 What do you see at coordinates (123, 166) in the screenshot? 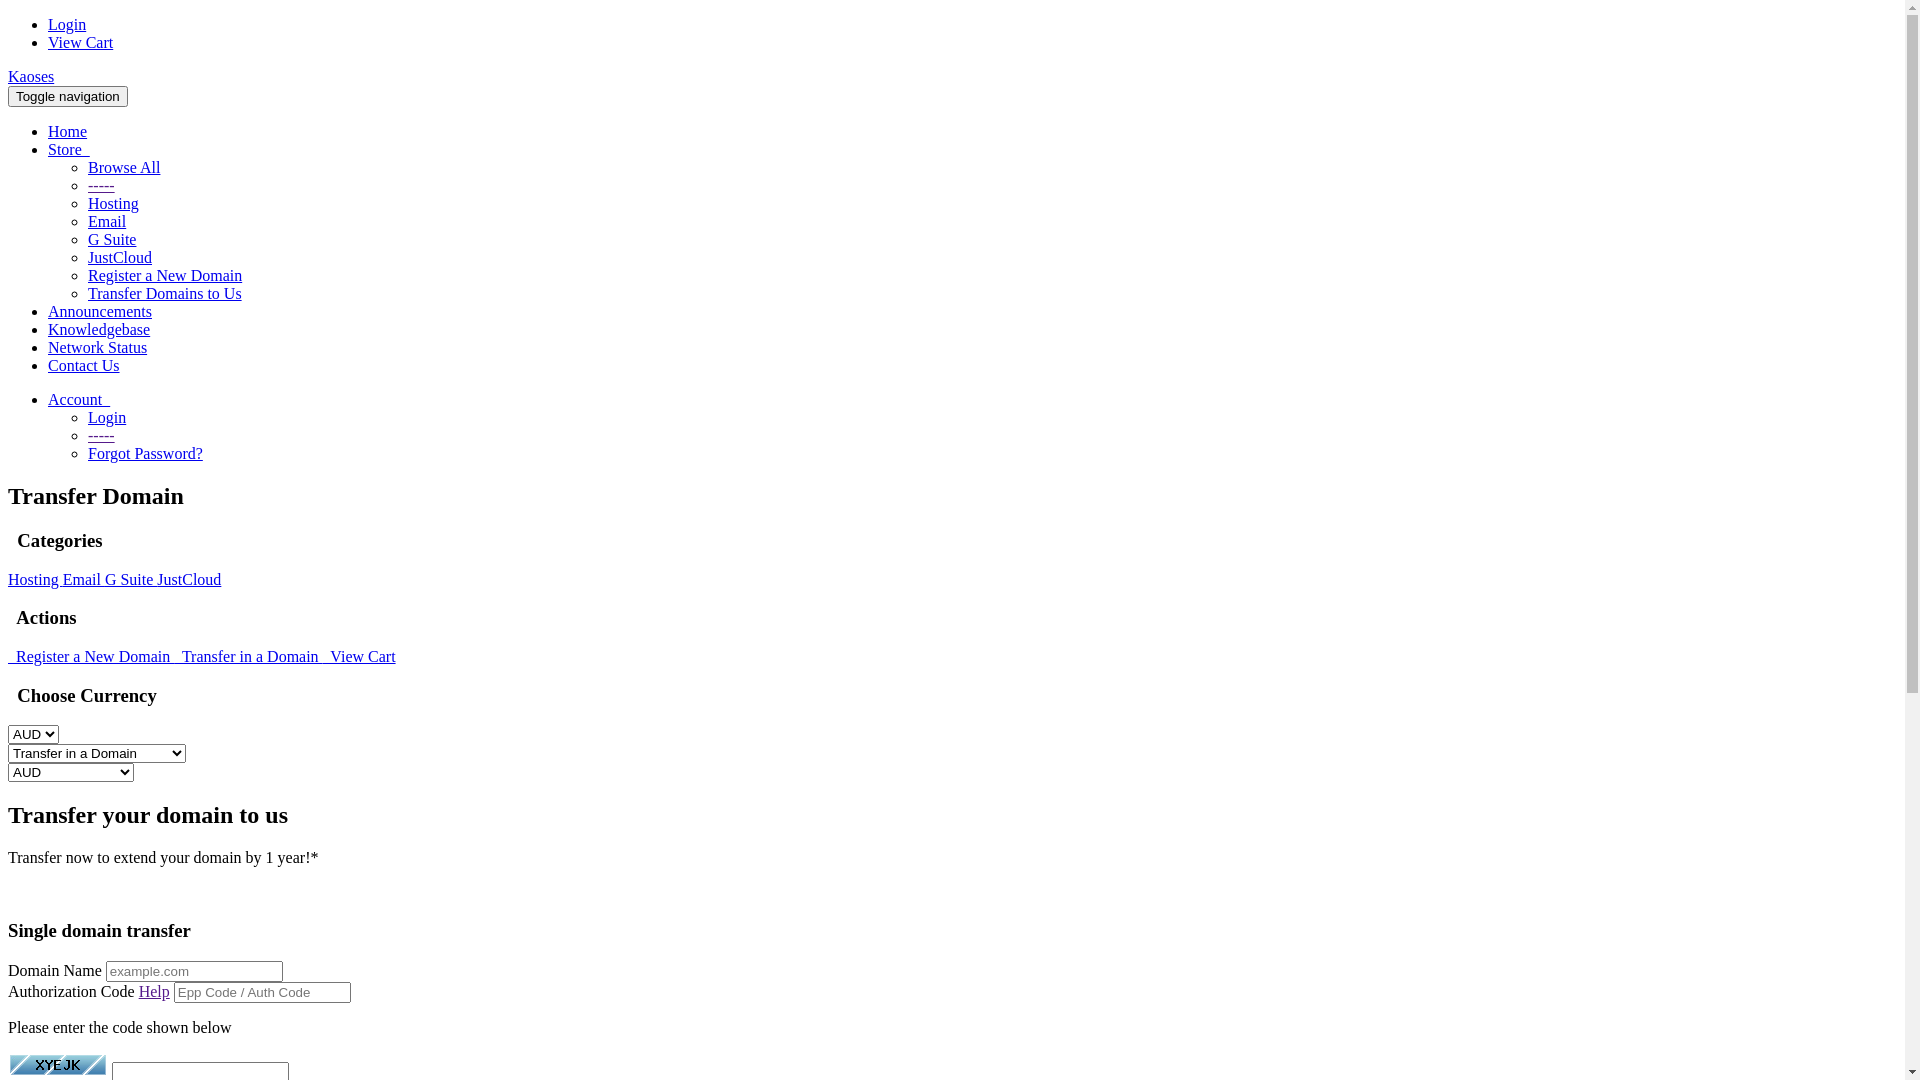
I see `'Browse All'` at bounding box center [123, 166].